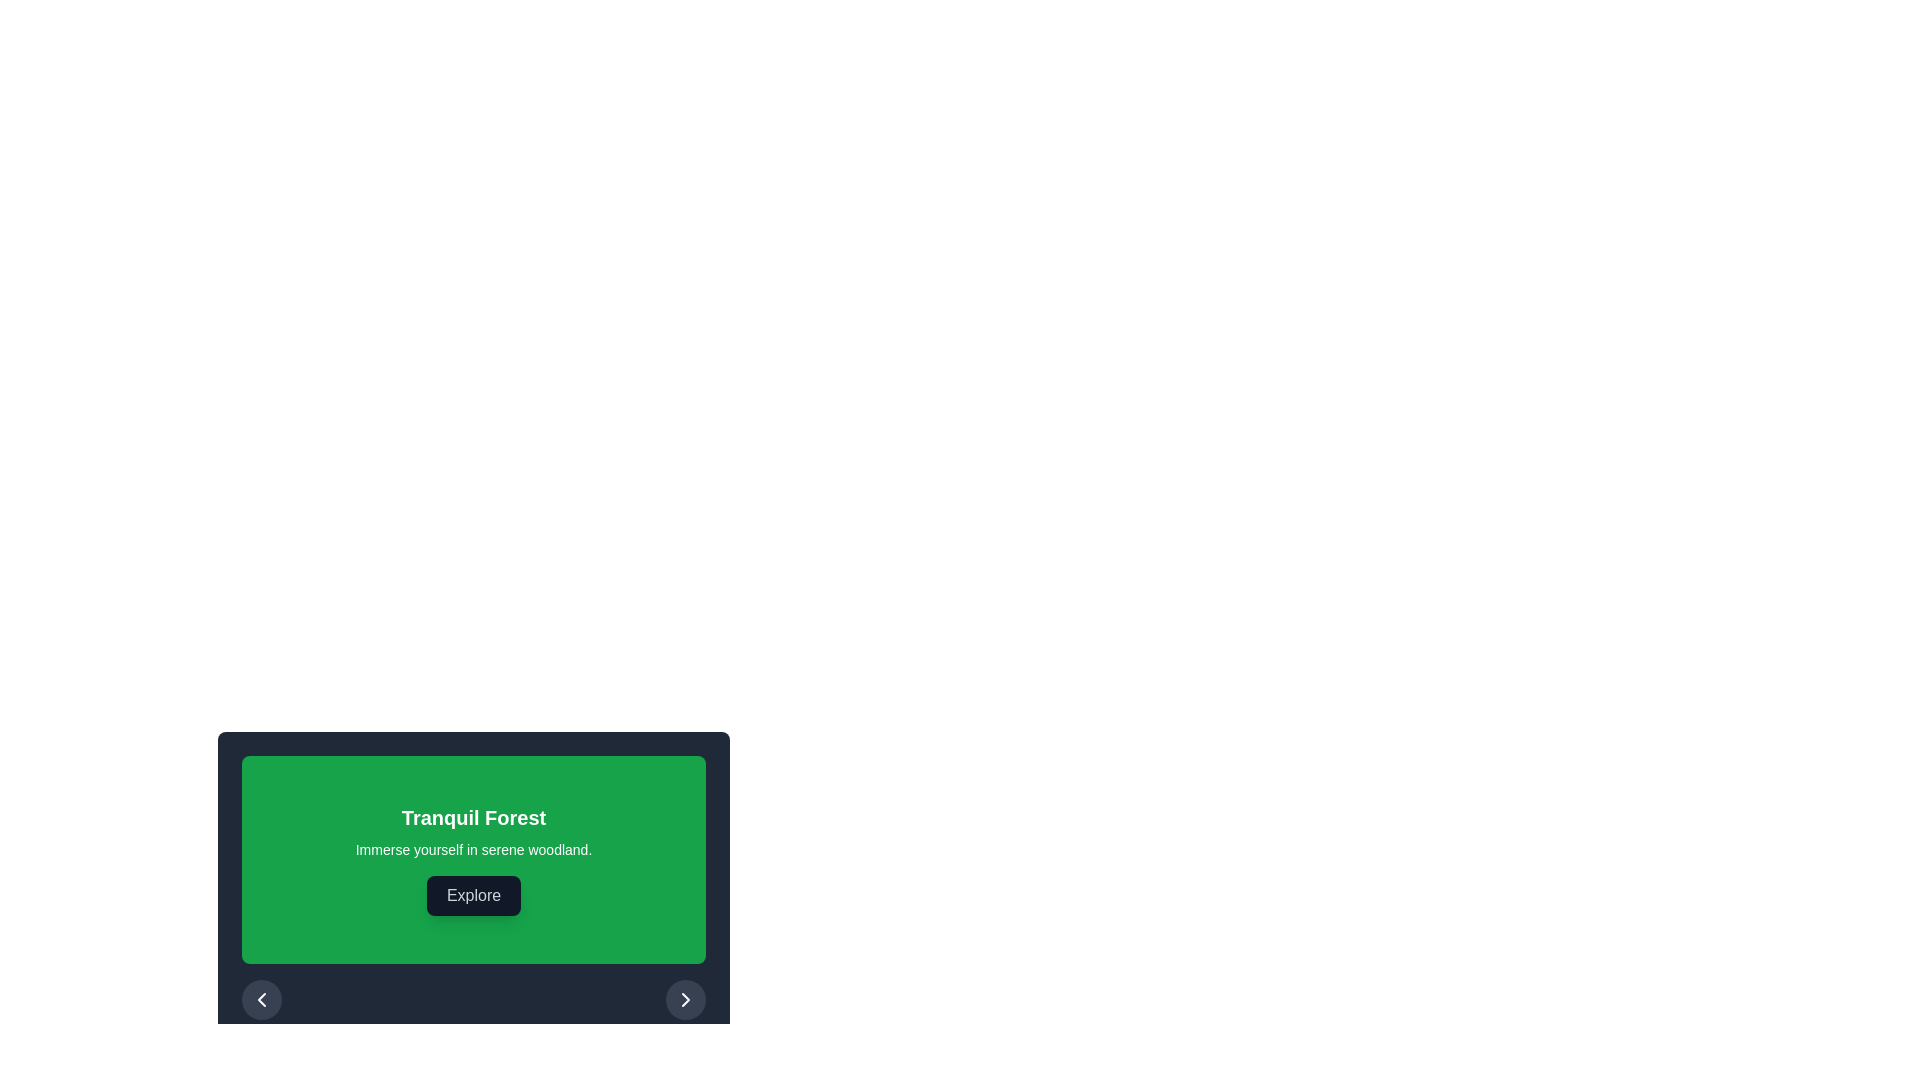 This screenshot has height=1080, width=1920. Describe the element at coordinates (686, 999) in the screenshot. I see `the right-pointing chevron icon within the round clickable button at the bottom-right corner of the rectangular interface section` at that location.